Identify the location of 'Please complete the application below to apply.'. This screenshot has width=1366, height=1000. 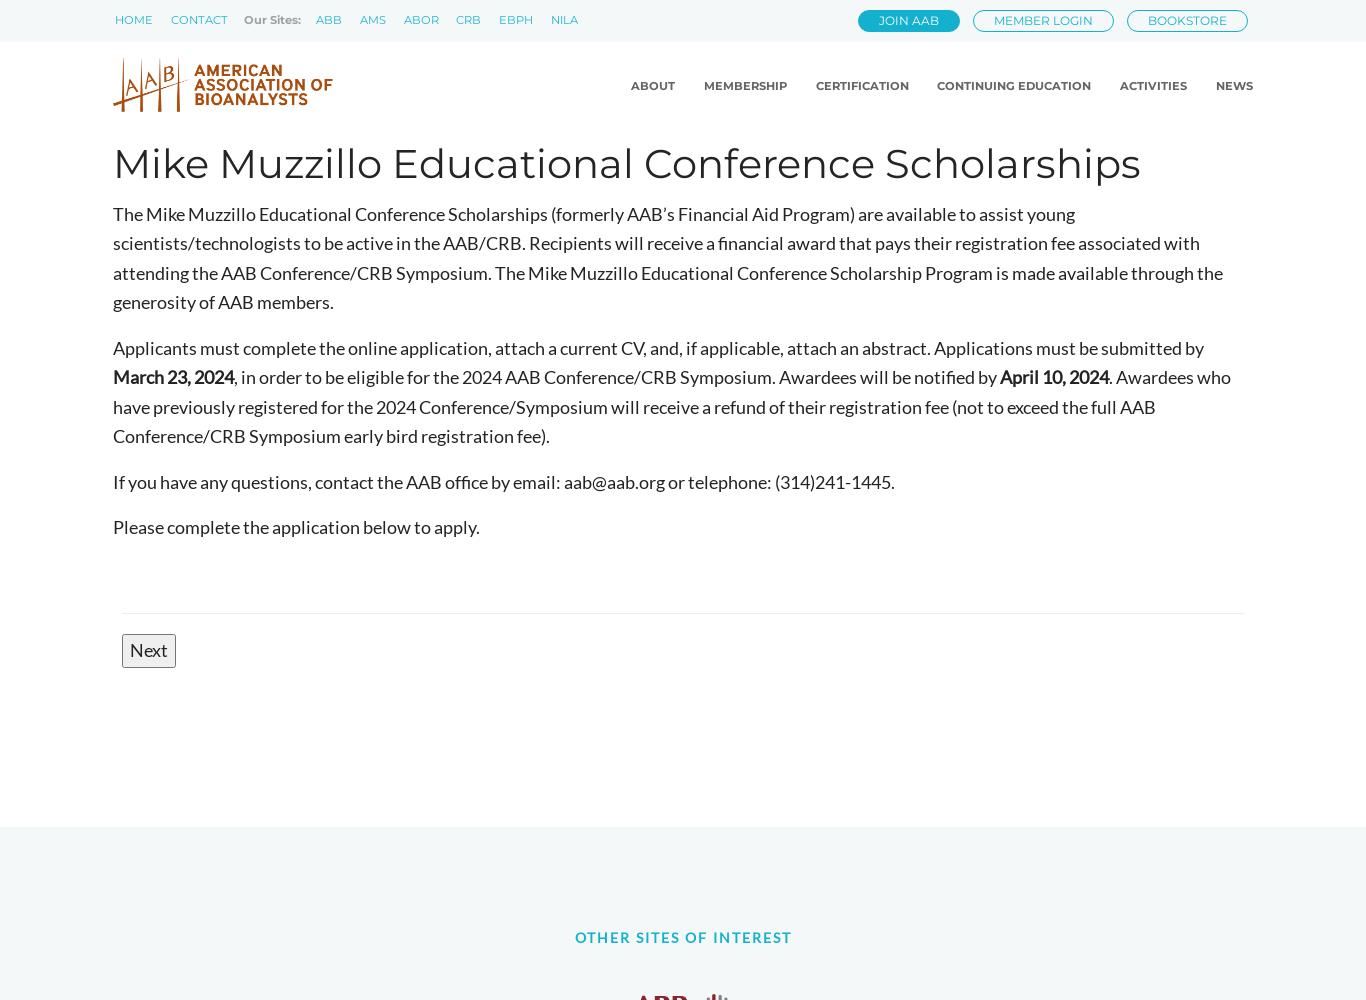
(296, 526).